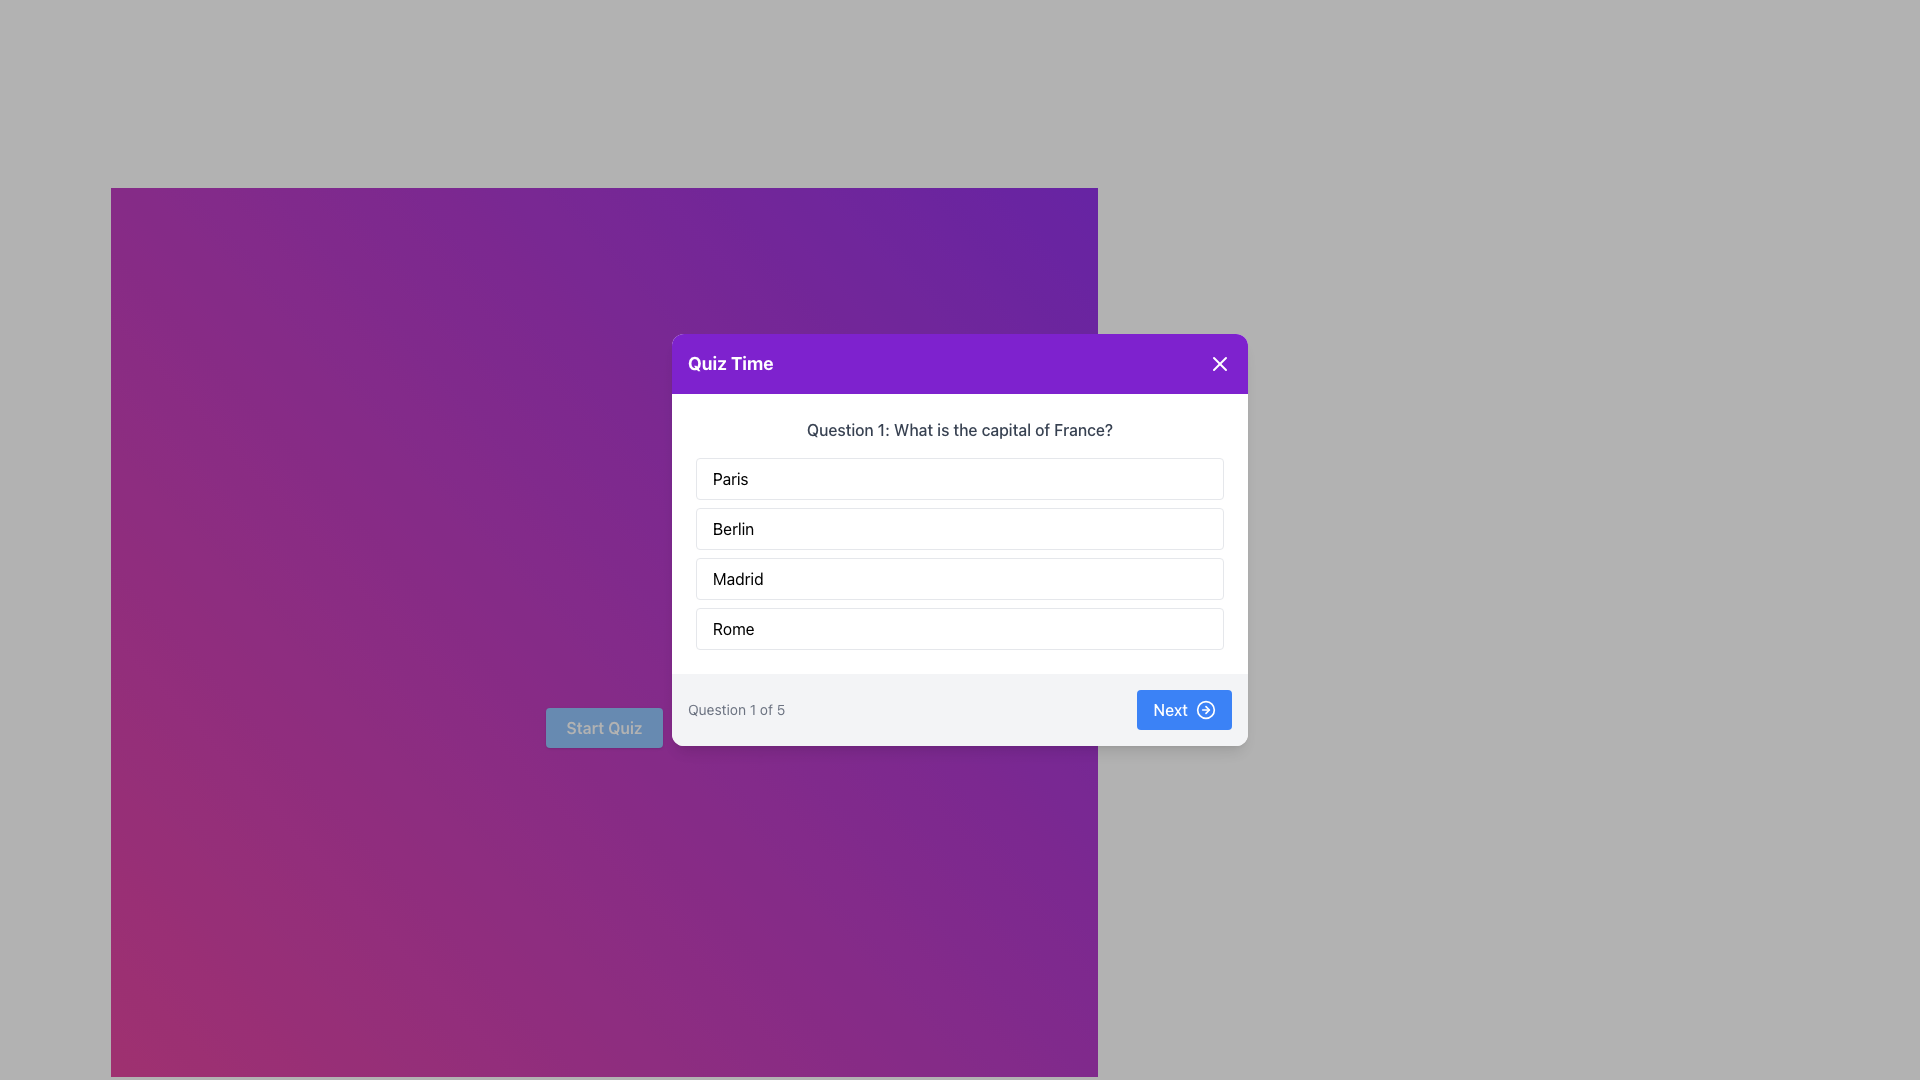  Describe the element at coordinates (1218, 363) in the screenshot. I see `the close icon located at the top-right corner of the modal dialog box with a purple header` at that location.